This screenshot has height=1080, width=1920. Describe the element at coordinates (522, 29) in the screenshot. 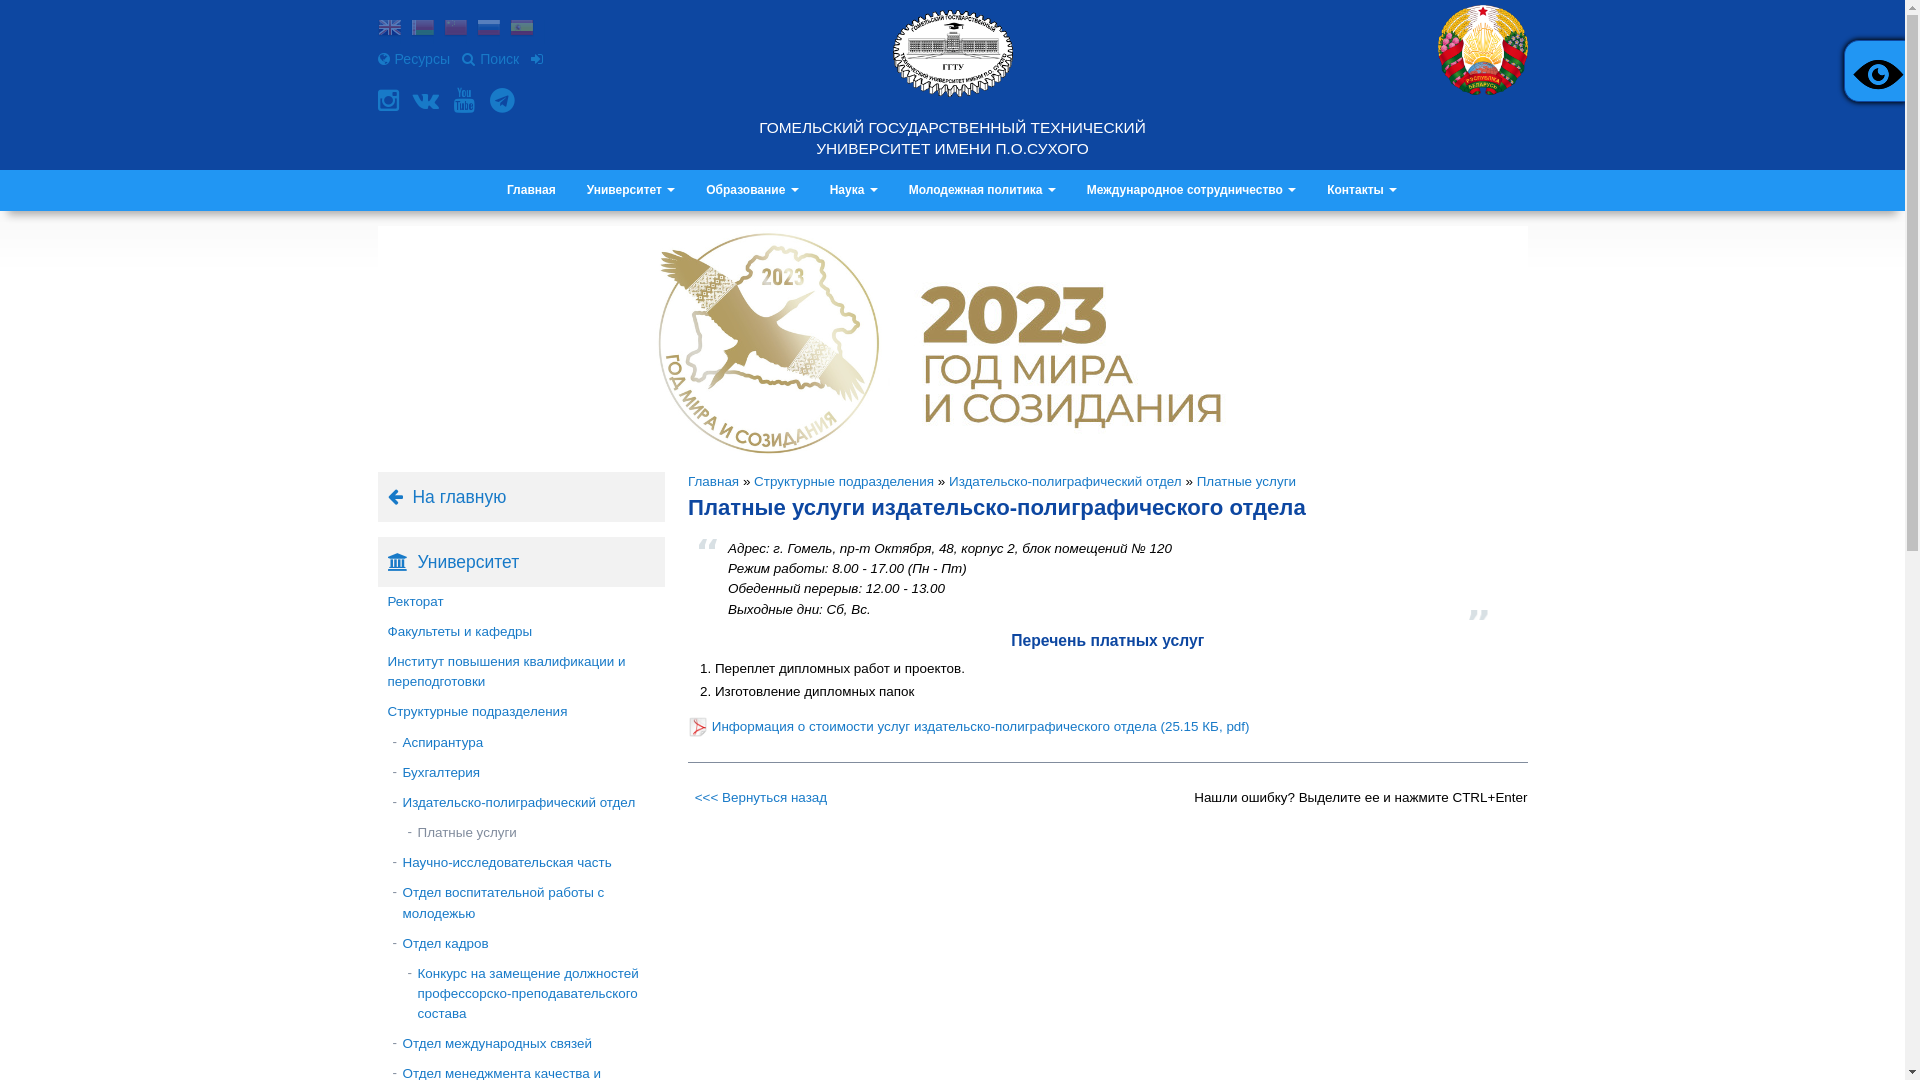

I see `'Spanish'` at that location.